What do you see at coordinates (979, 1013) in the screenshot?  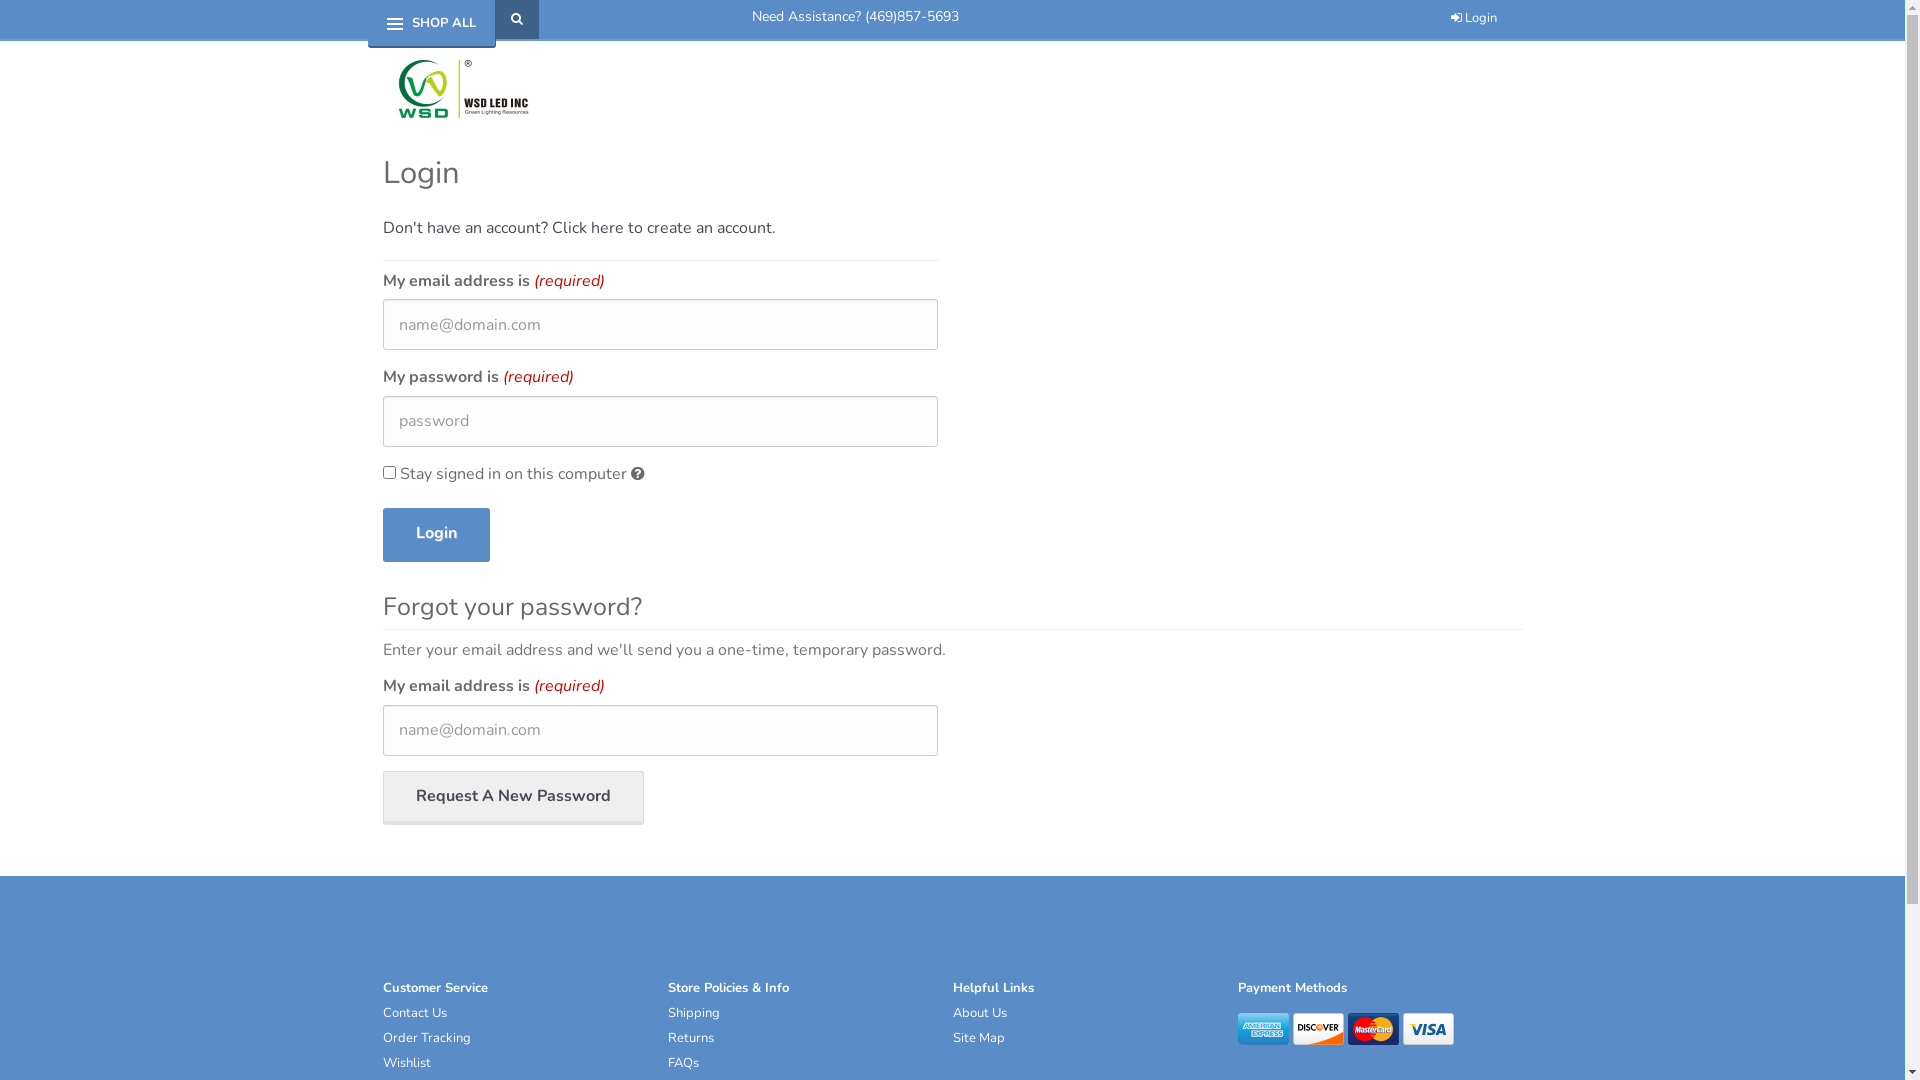 I see `'About Us'` at bounding box center [979, 1013].